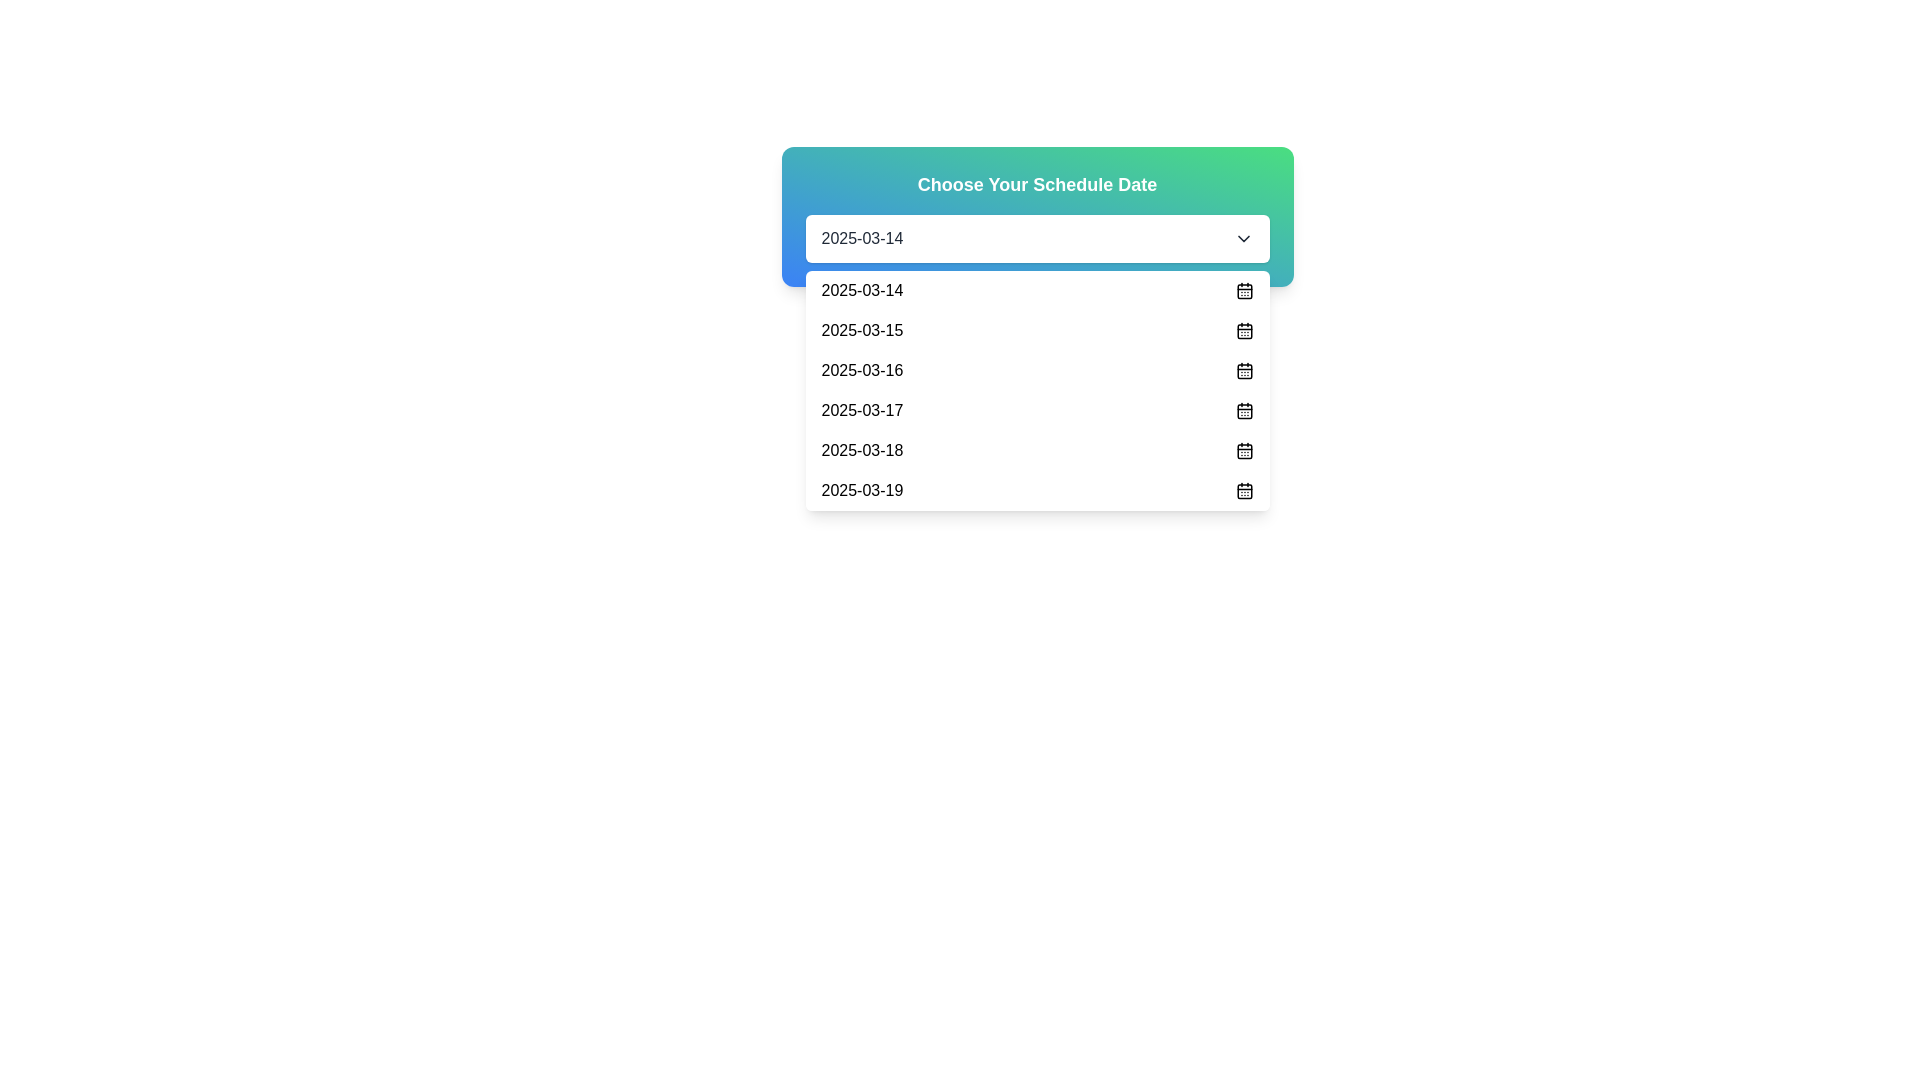  Describe the element at coordinates (1037, 290) in the screenshot. I see `the selectable dropdown option displaying the date '2025-03-14'` at that location.